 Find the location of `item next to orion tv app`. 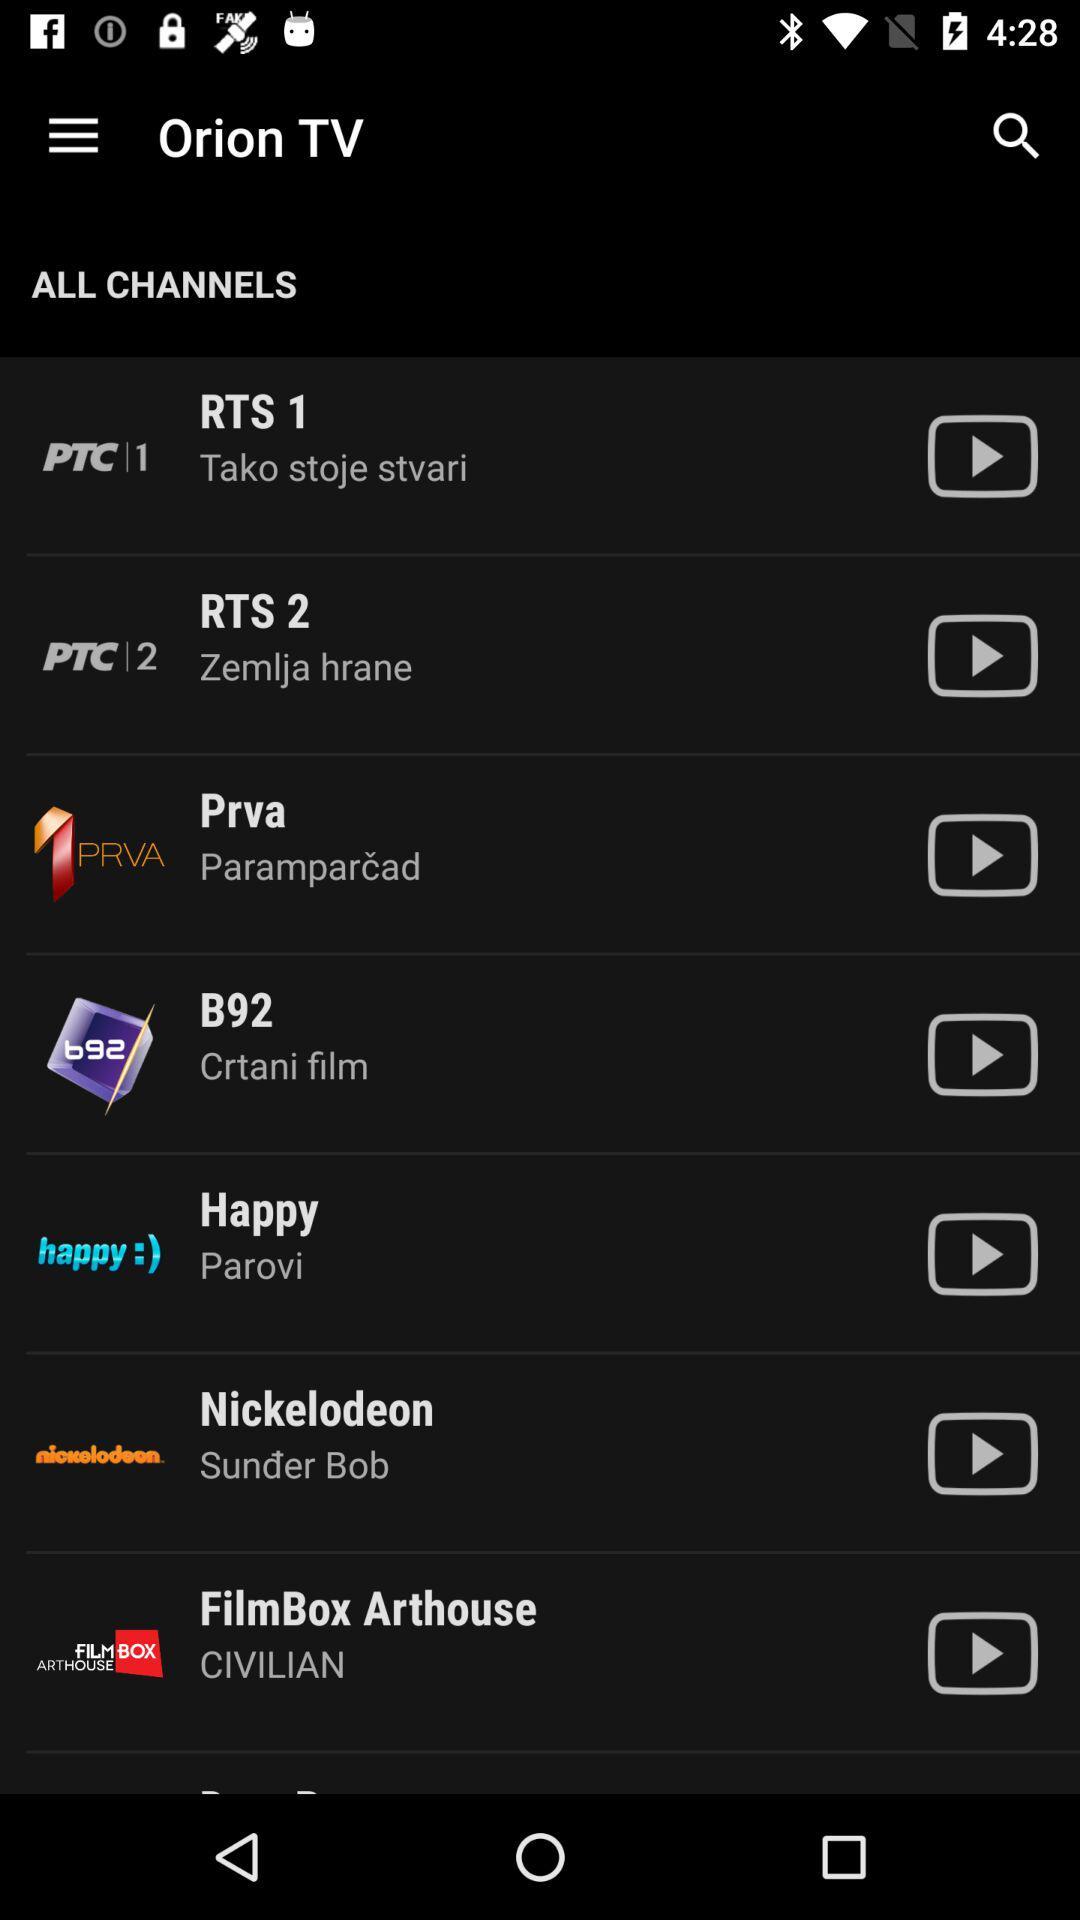

item next to orion tv app is located at coordinates (1017, 135).